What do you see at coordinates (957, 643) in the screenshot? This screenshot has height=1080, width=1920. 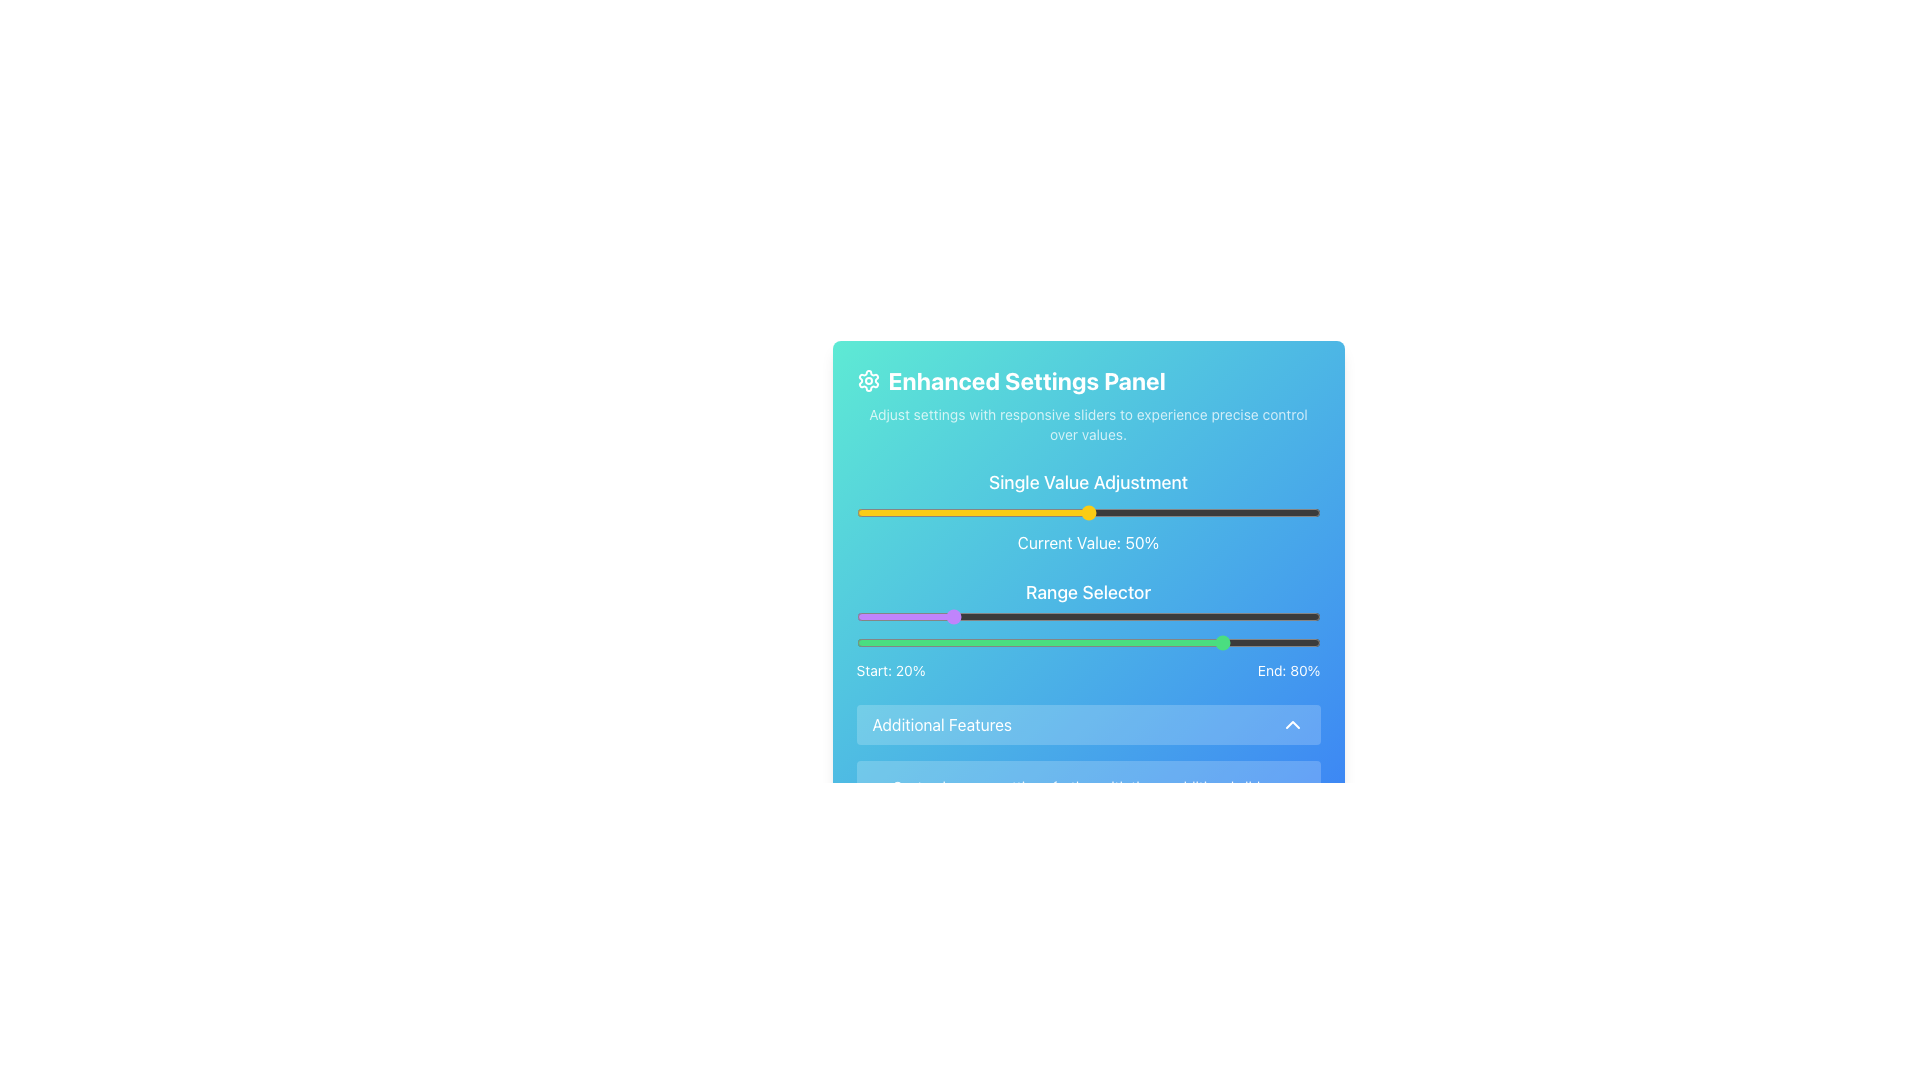 I see `the slider` at bounding box center [957, 643].